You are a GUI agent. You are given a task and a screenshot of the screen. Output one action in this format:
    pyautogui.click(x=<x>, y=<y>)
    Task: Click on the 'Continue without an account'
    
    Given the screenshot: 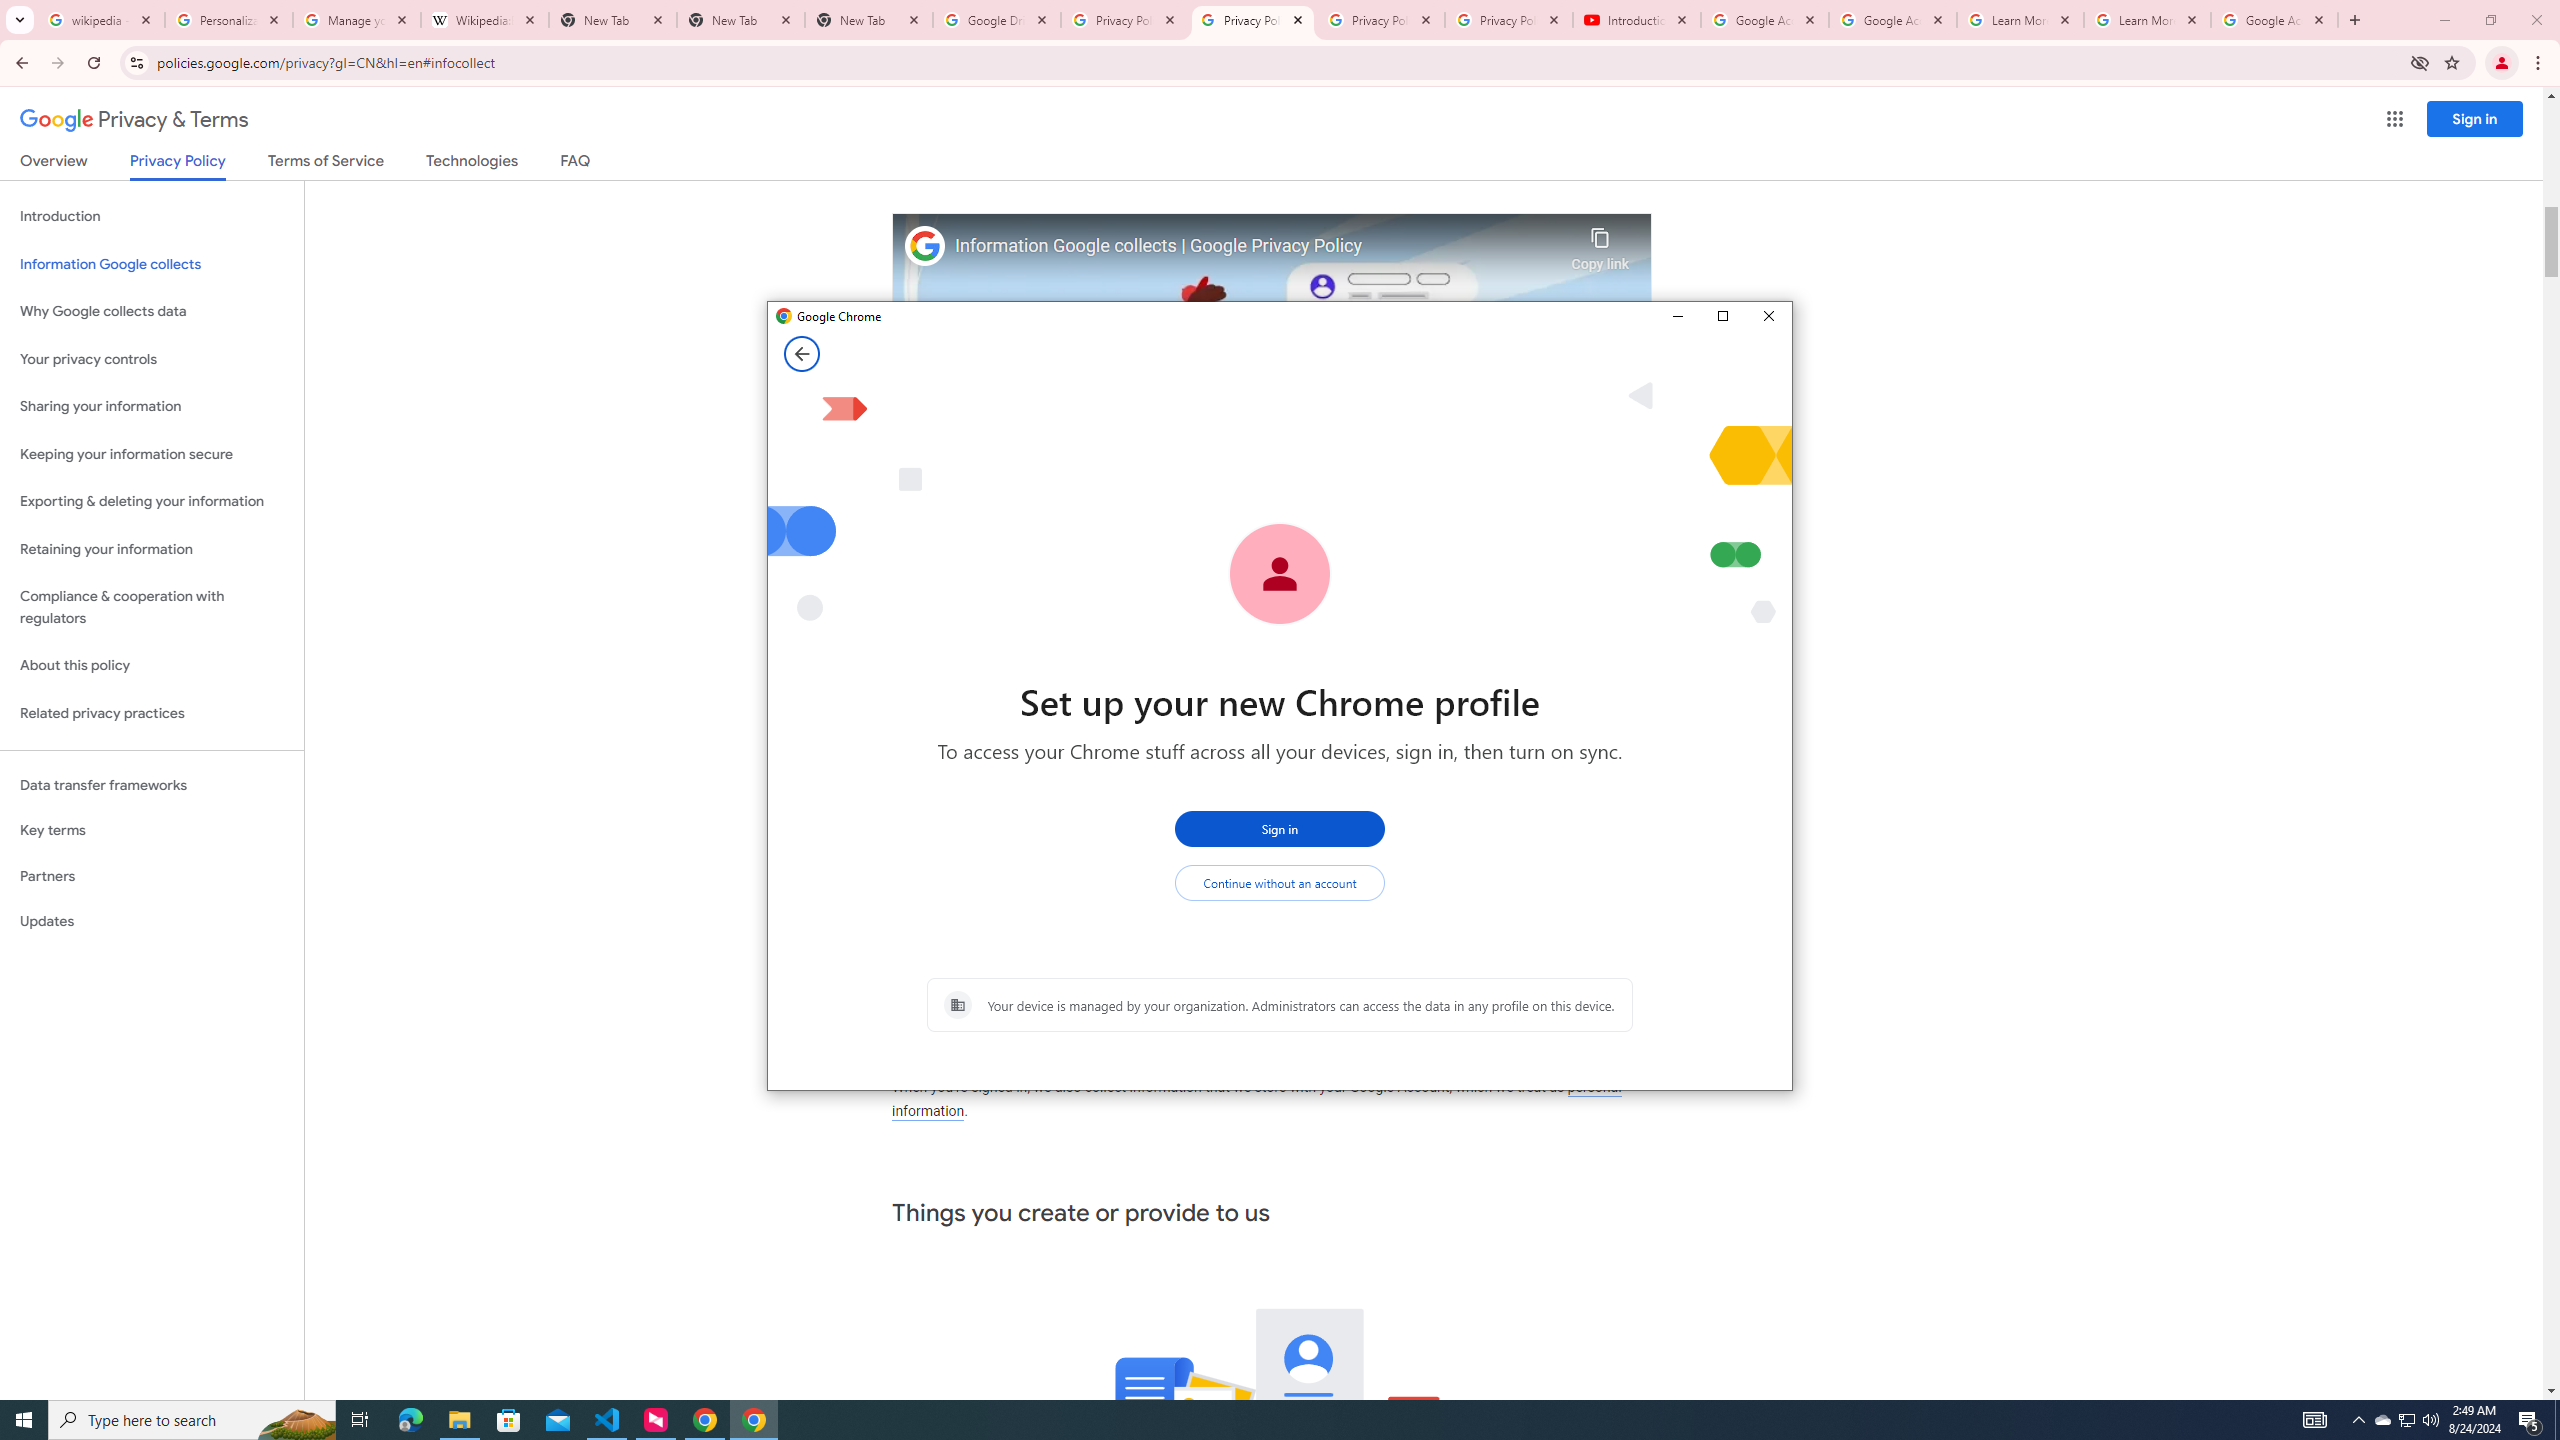 What is the action you would take?
    pyautogui.click(x=1280, y=882)
    